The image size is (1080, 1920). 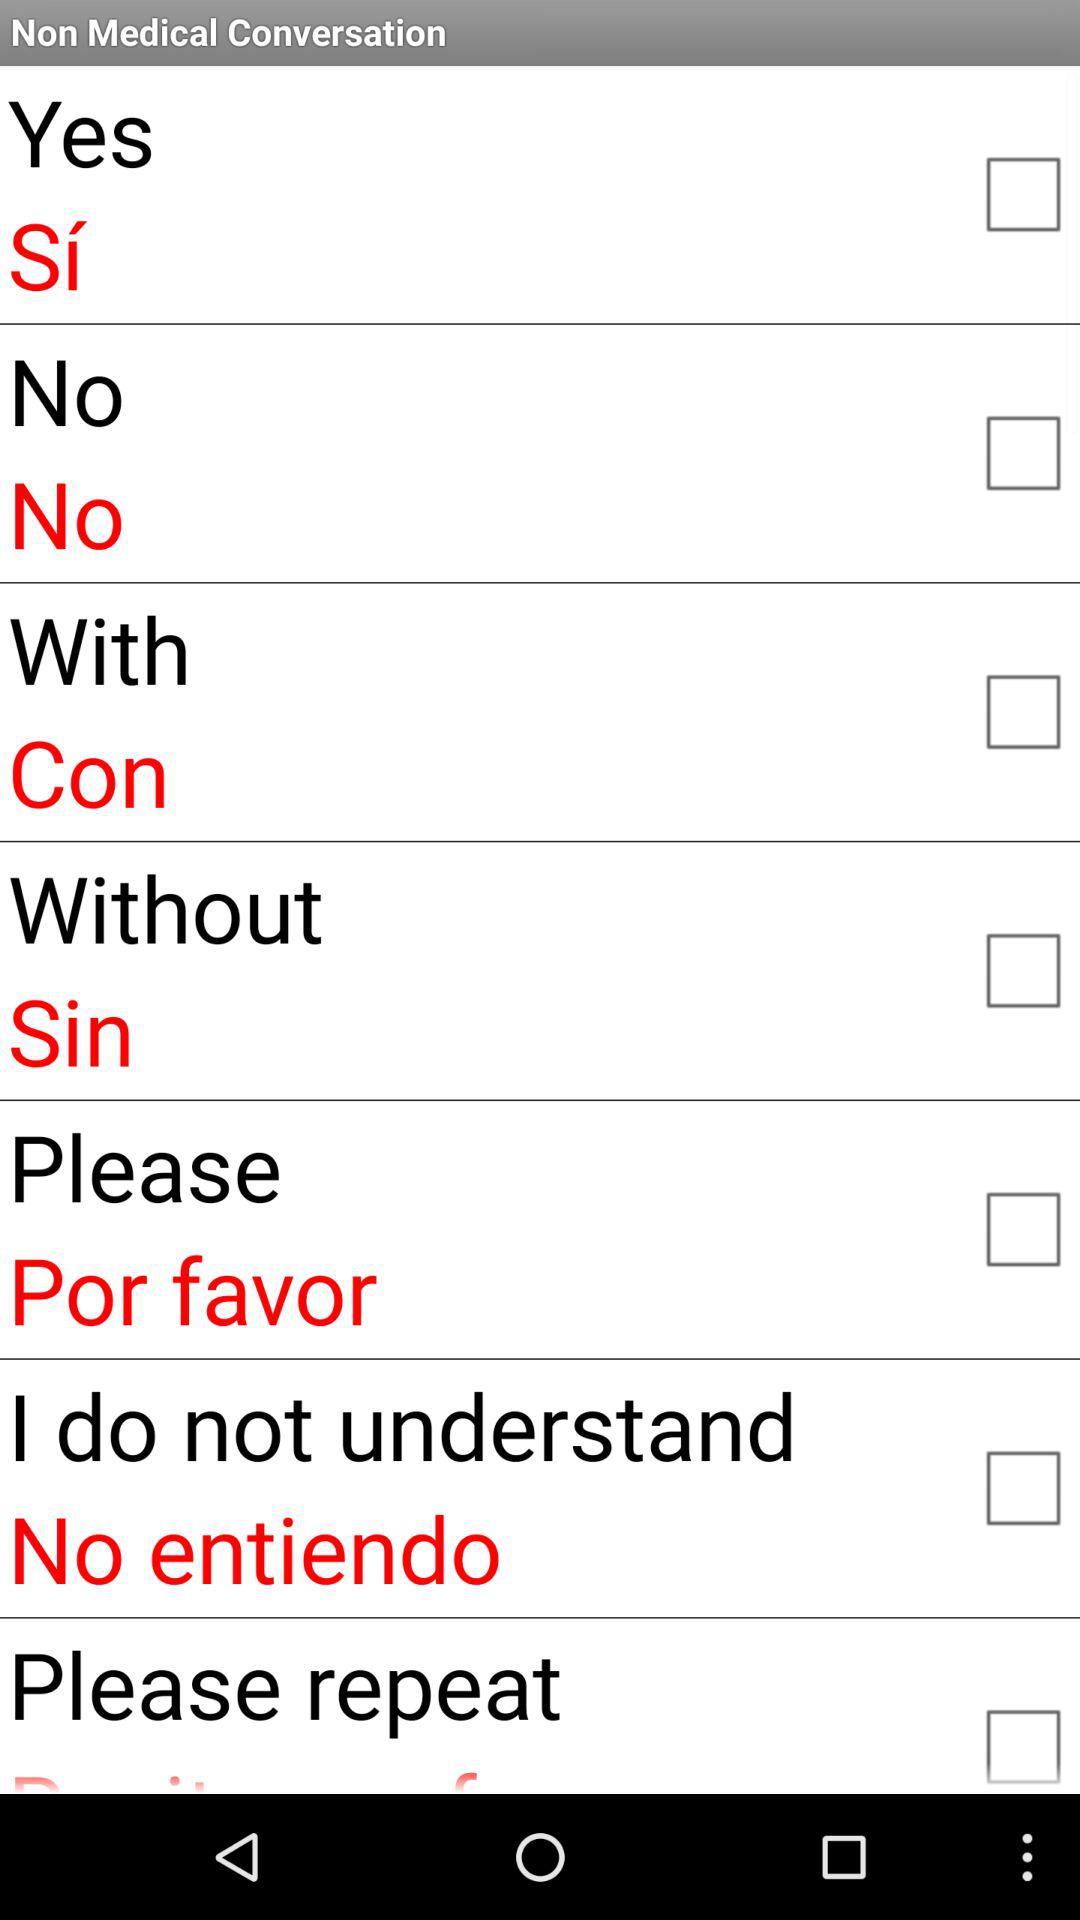 I want to click on confirm response, so click(x=1022, y=710).